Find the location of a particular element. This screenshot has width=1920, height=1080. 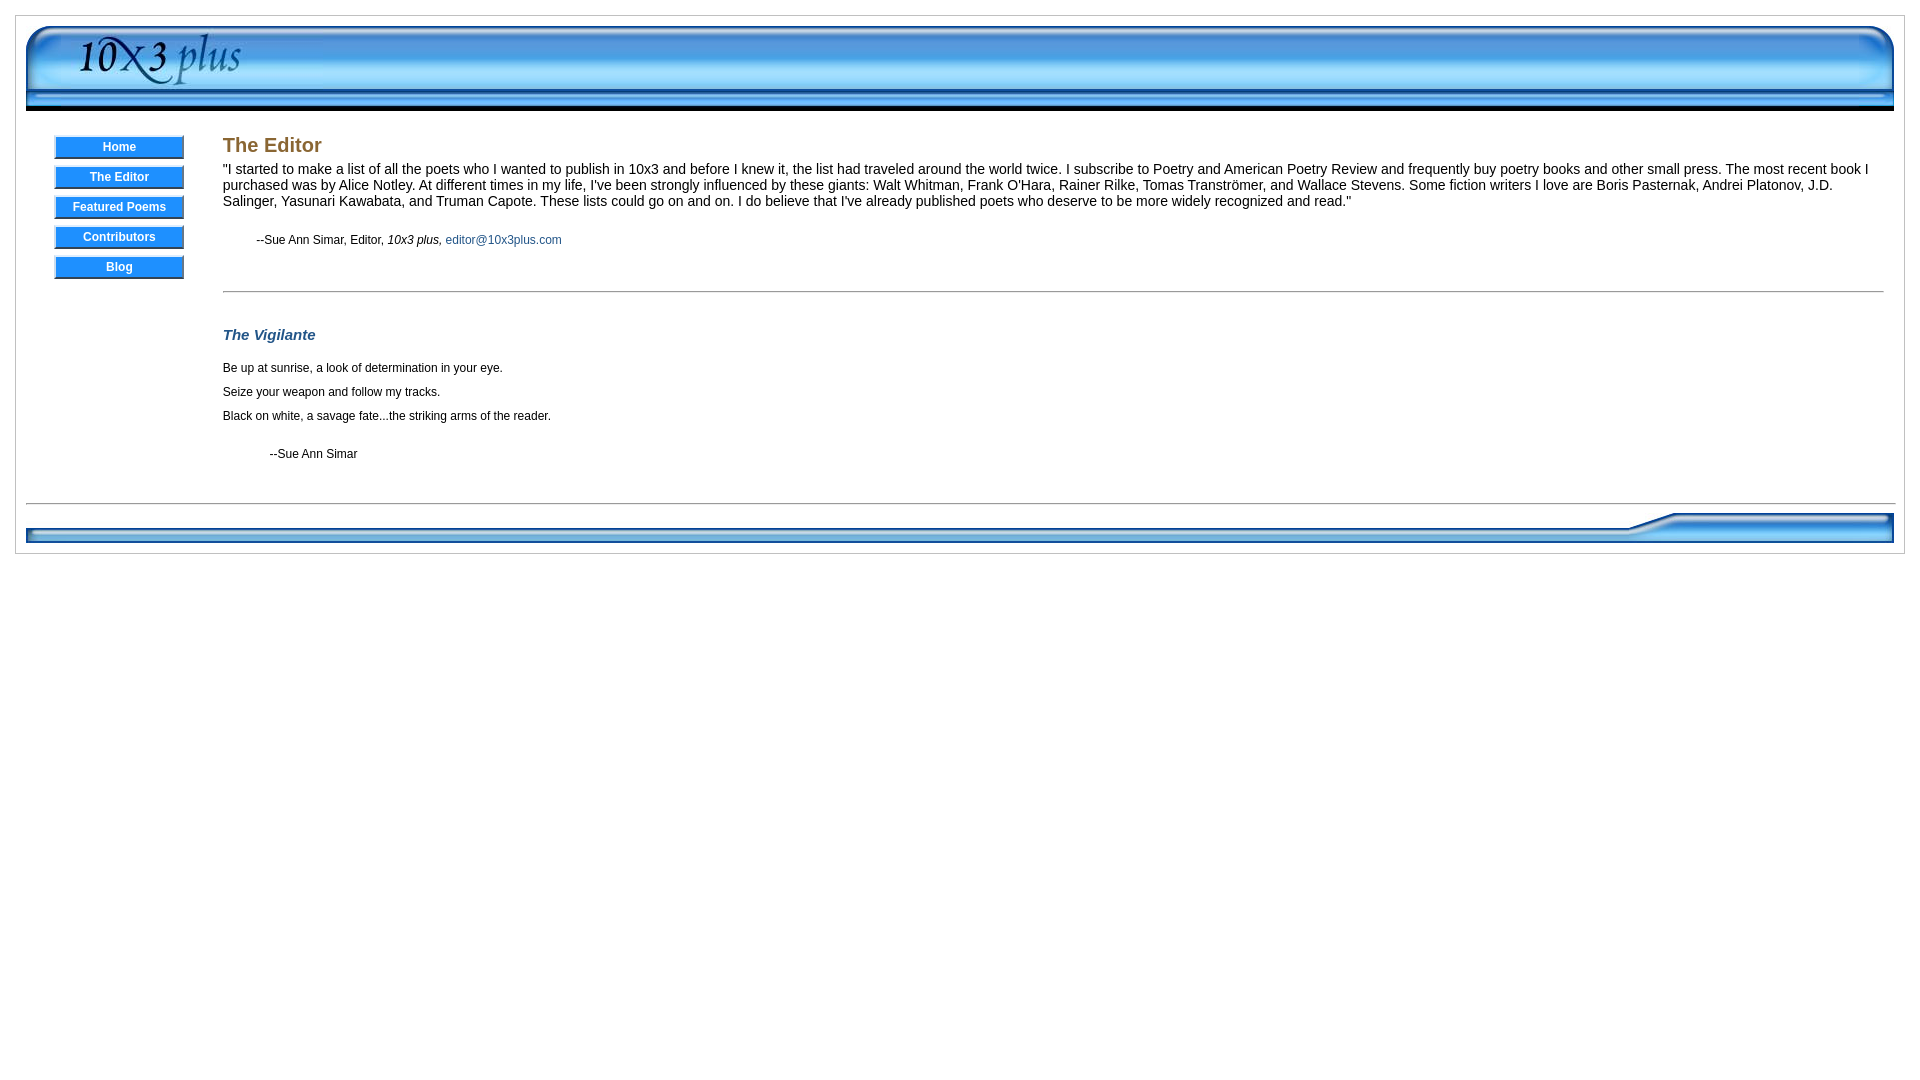

'Contributors' is located at coordinates (118, 235).